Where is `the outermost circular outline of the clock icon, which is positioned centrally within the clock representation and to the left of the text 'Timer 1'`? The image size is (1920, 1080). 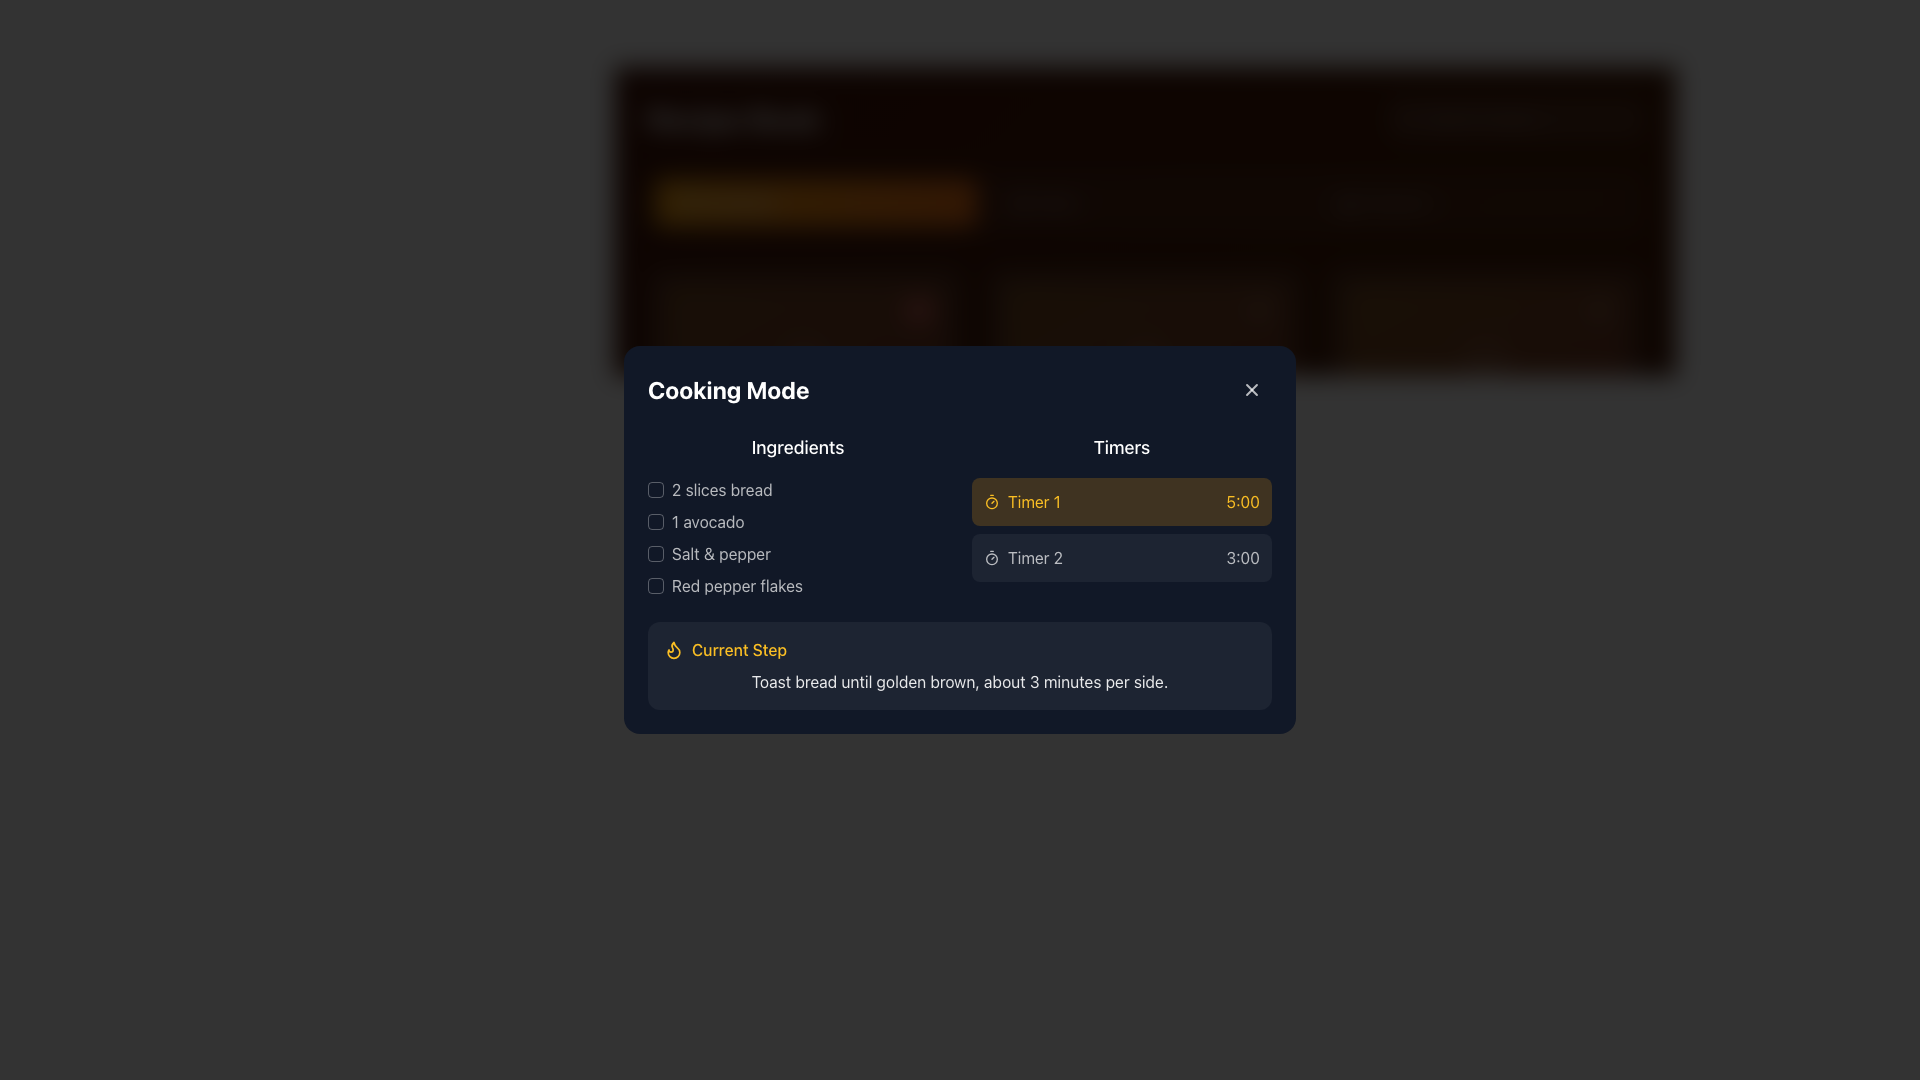
the outermost circular outline of the clock icon, which is positioned centrally within the clock representation and to the left of the text 'Timer 1' is located at coordinates (1011, 504).